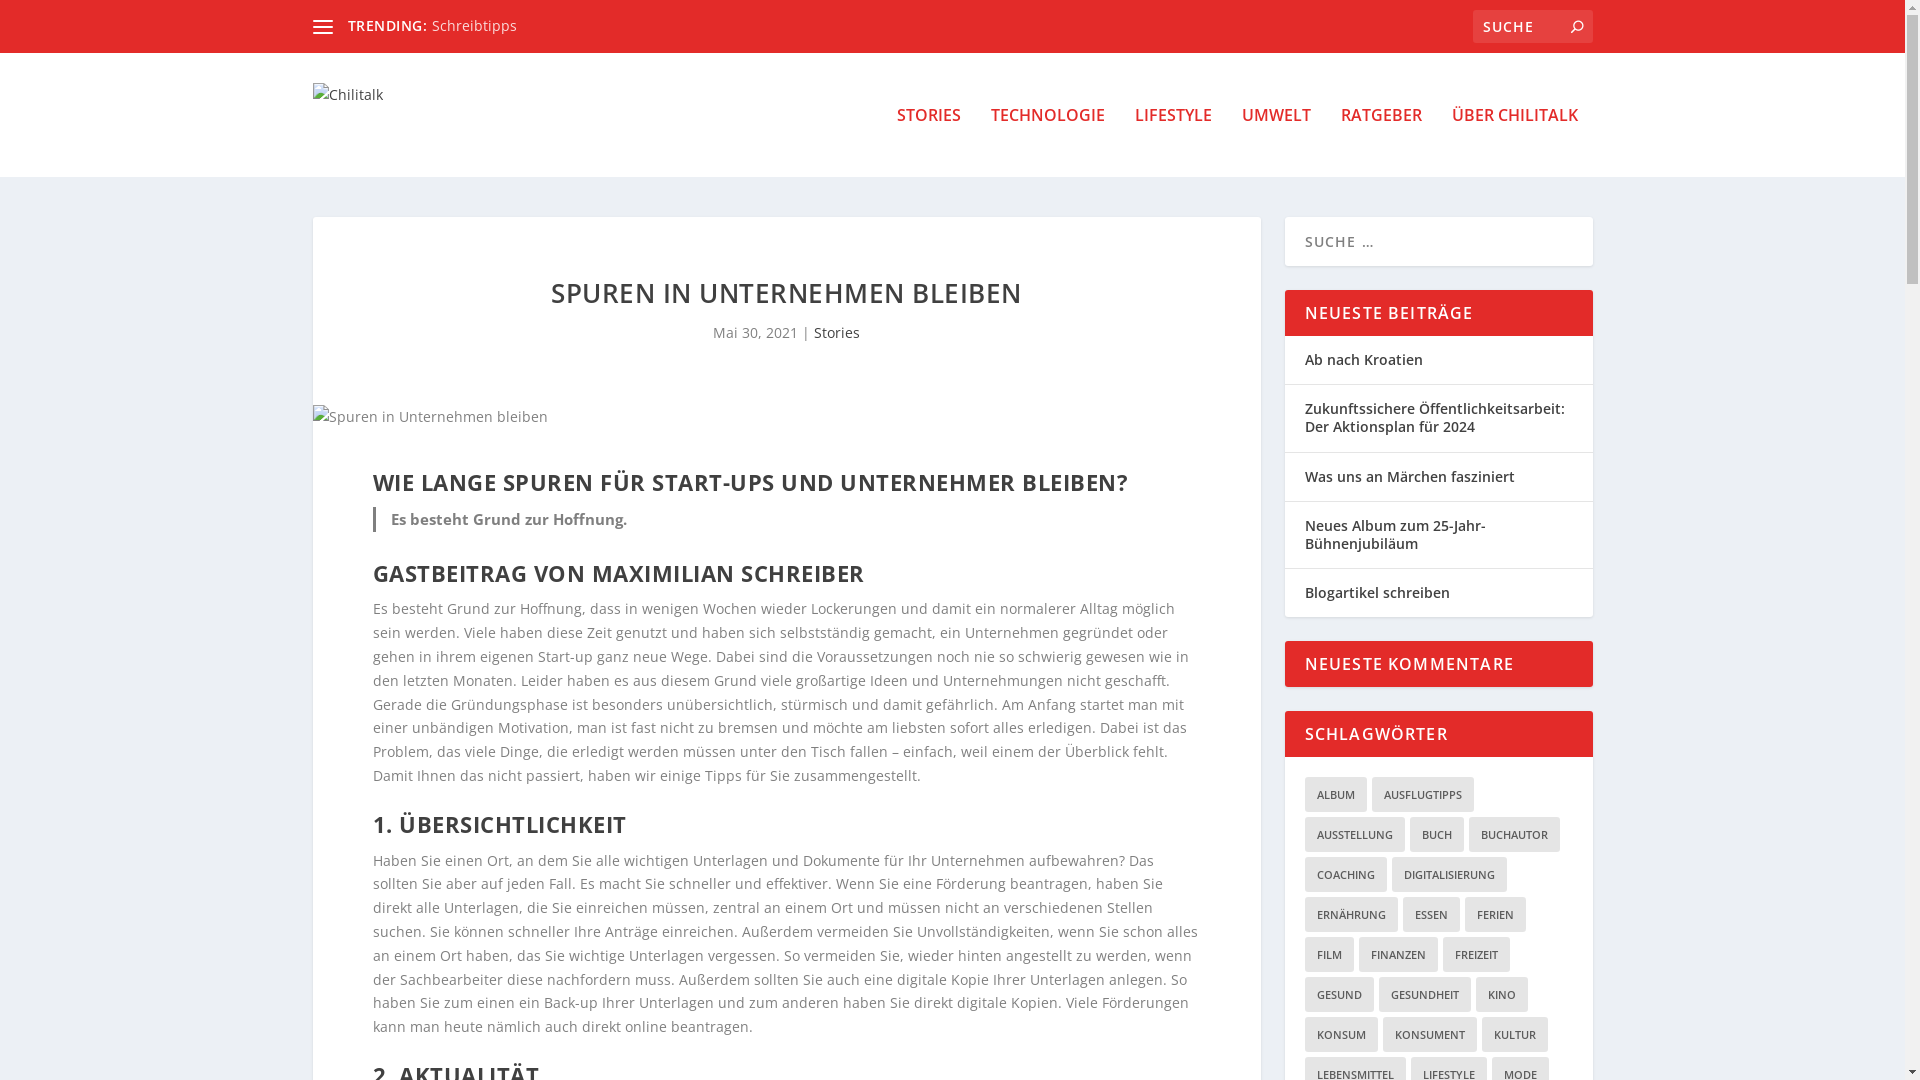 This screenshot has height=1080, width=1920. I want to click on 'KONSUM', so click(1340, 1034).